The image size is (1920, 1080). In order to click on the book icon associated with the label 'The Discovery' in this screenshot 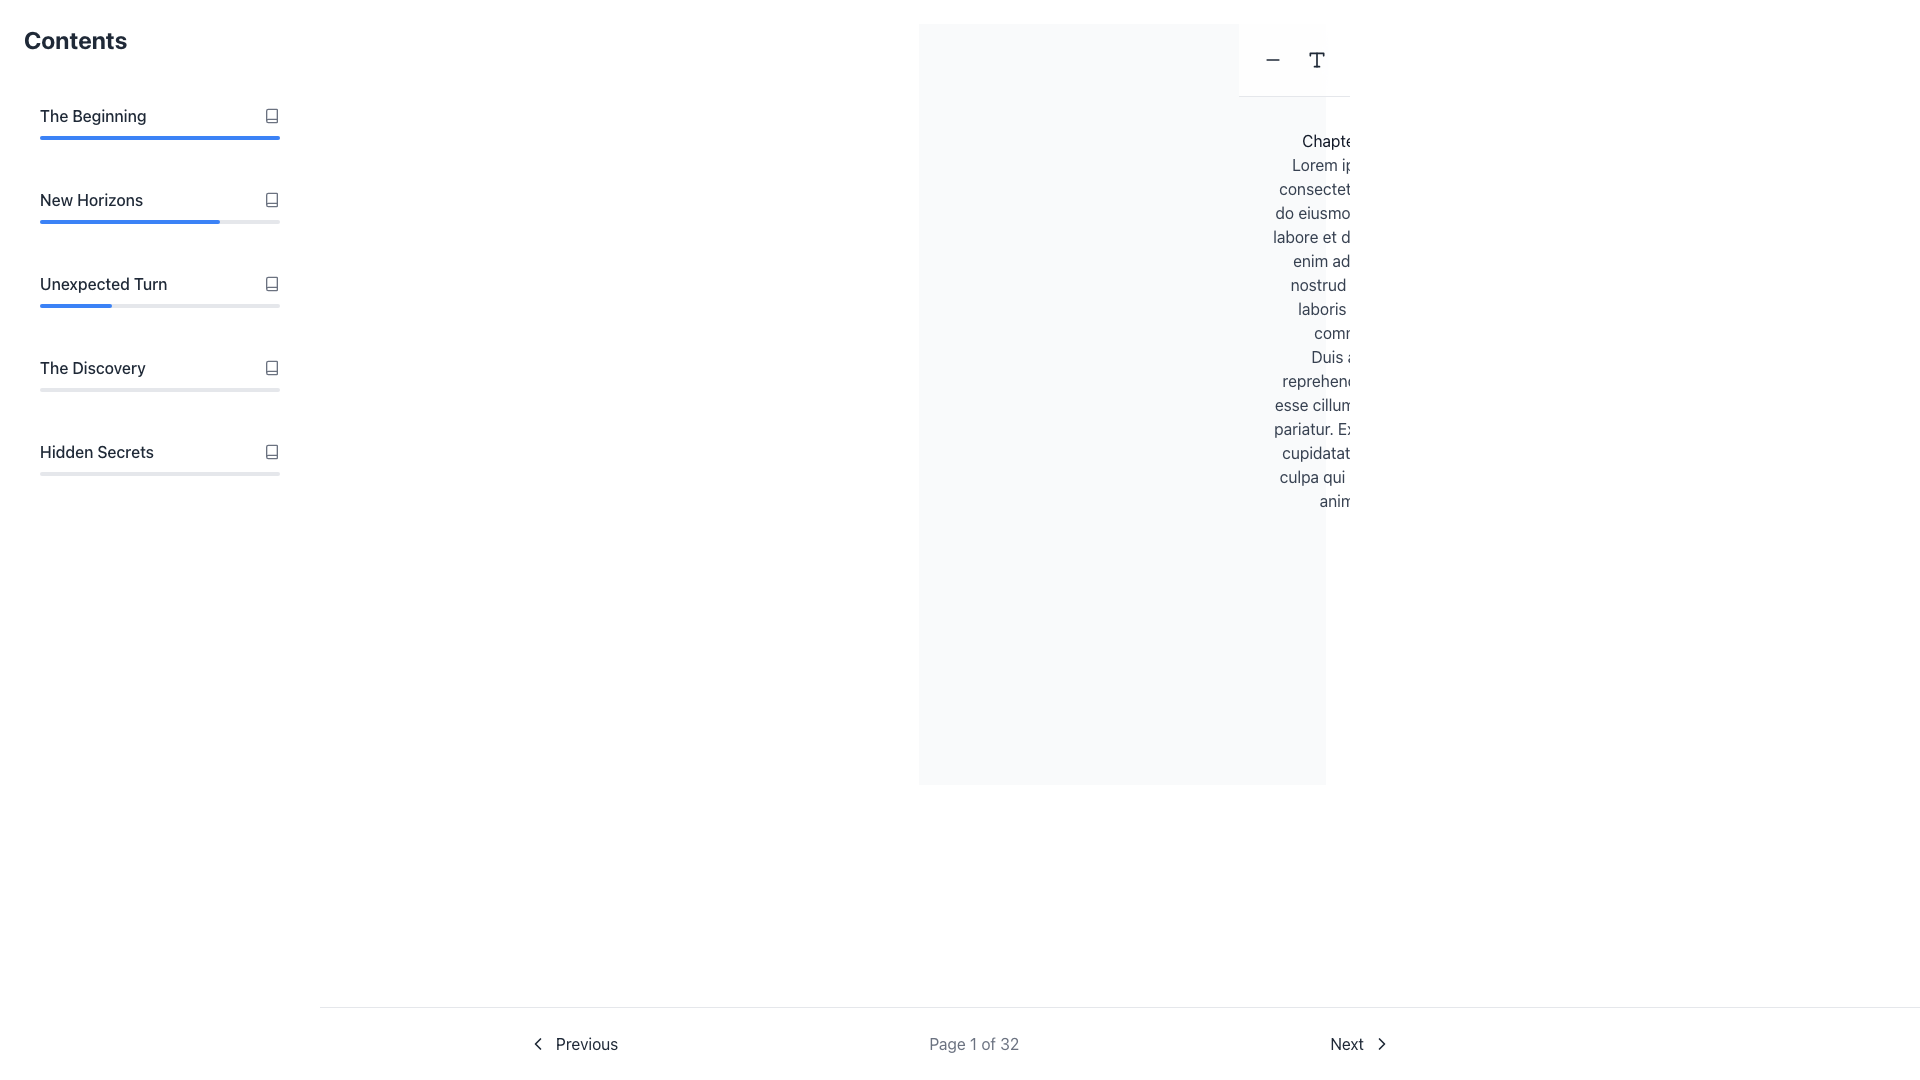, I will do `click(271, 367)`.